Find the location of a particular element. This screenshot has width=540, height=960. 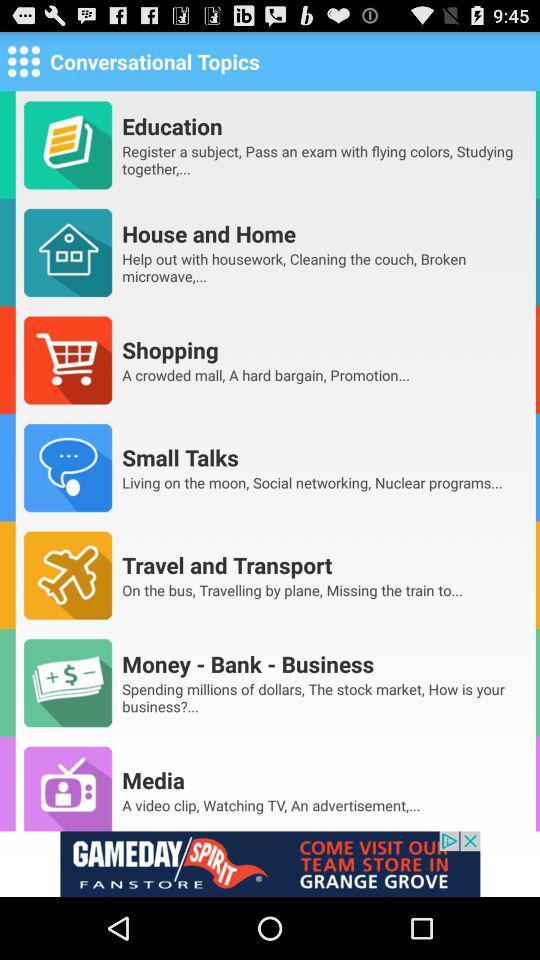

this option is advertisements is located at coordinates (270, 863).